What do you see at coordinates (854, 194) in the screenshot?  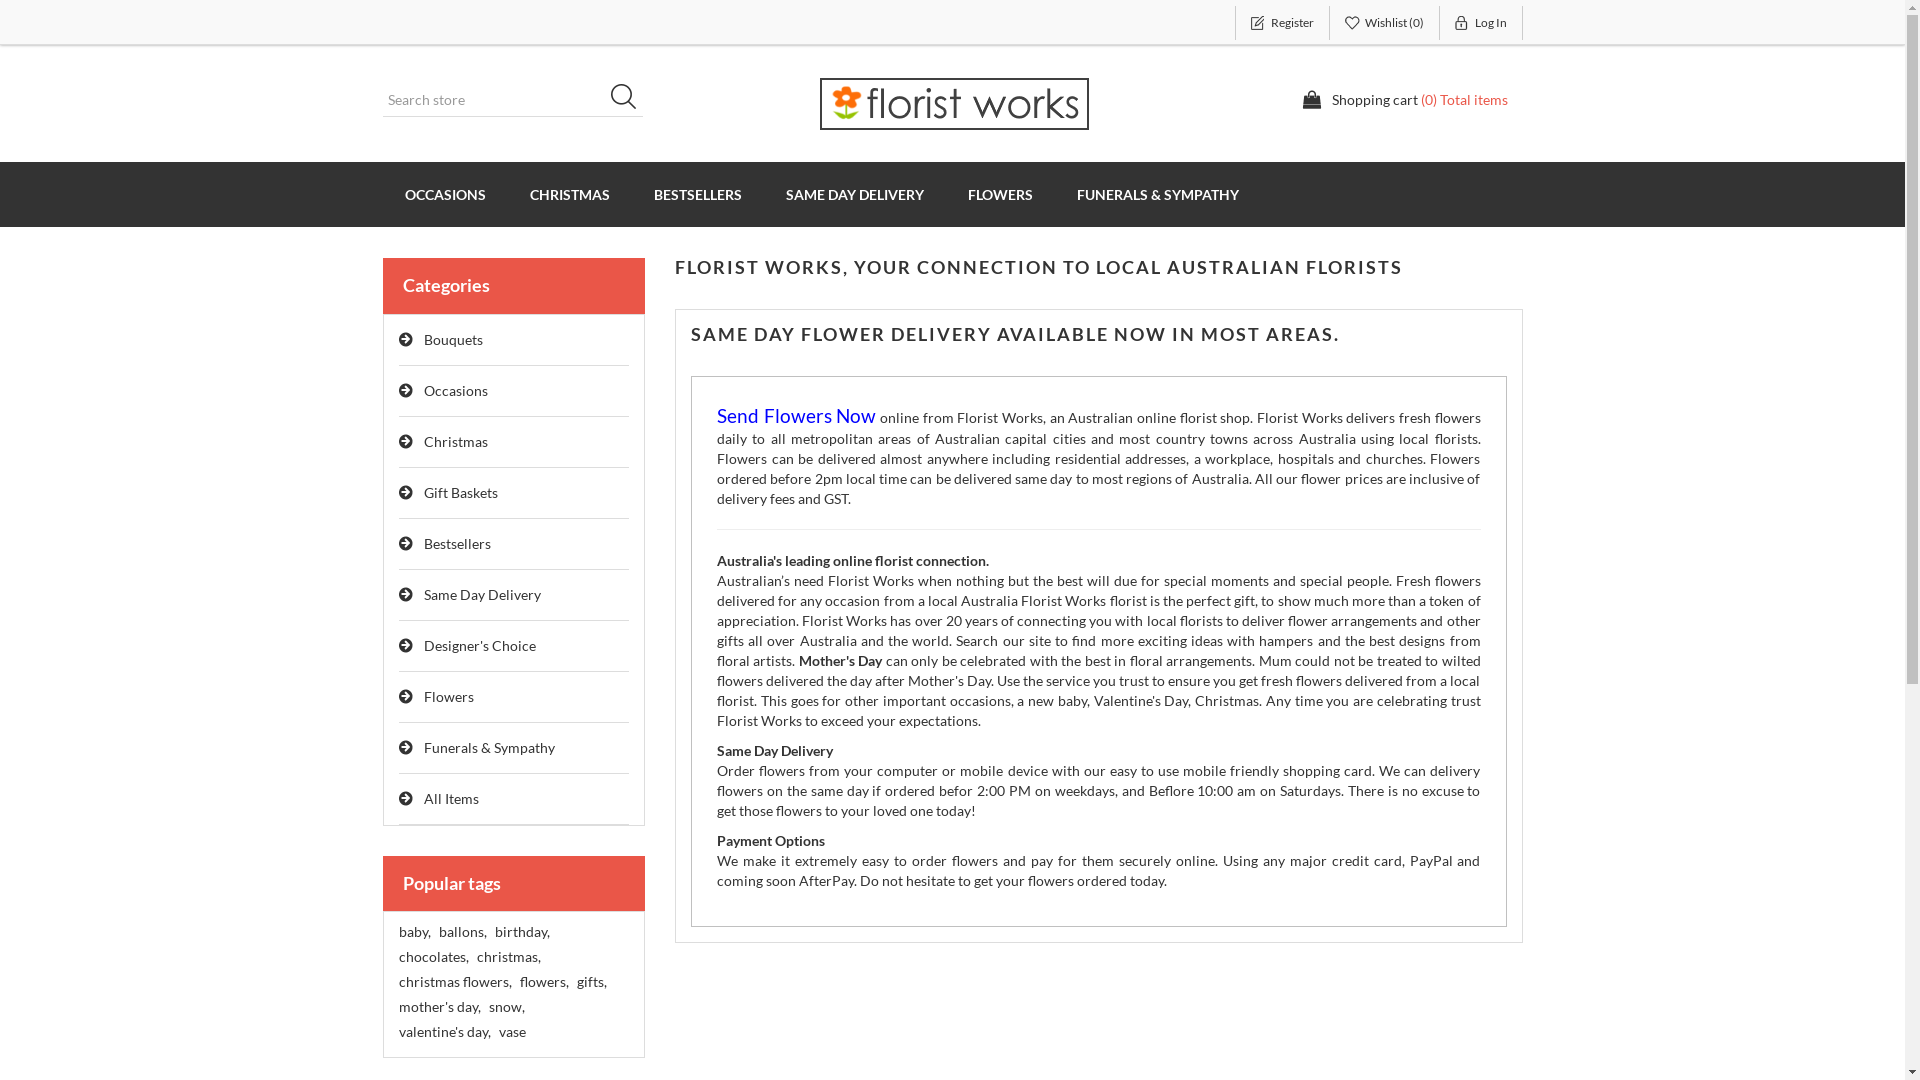 I see `'SAME DAY DELIVERY'` at bounding box center [854, 194].